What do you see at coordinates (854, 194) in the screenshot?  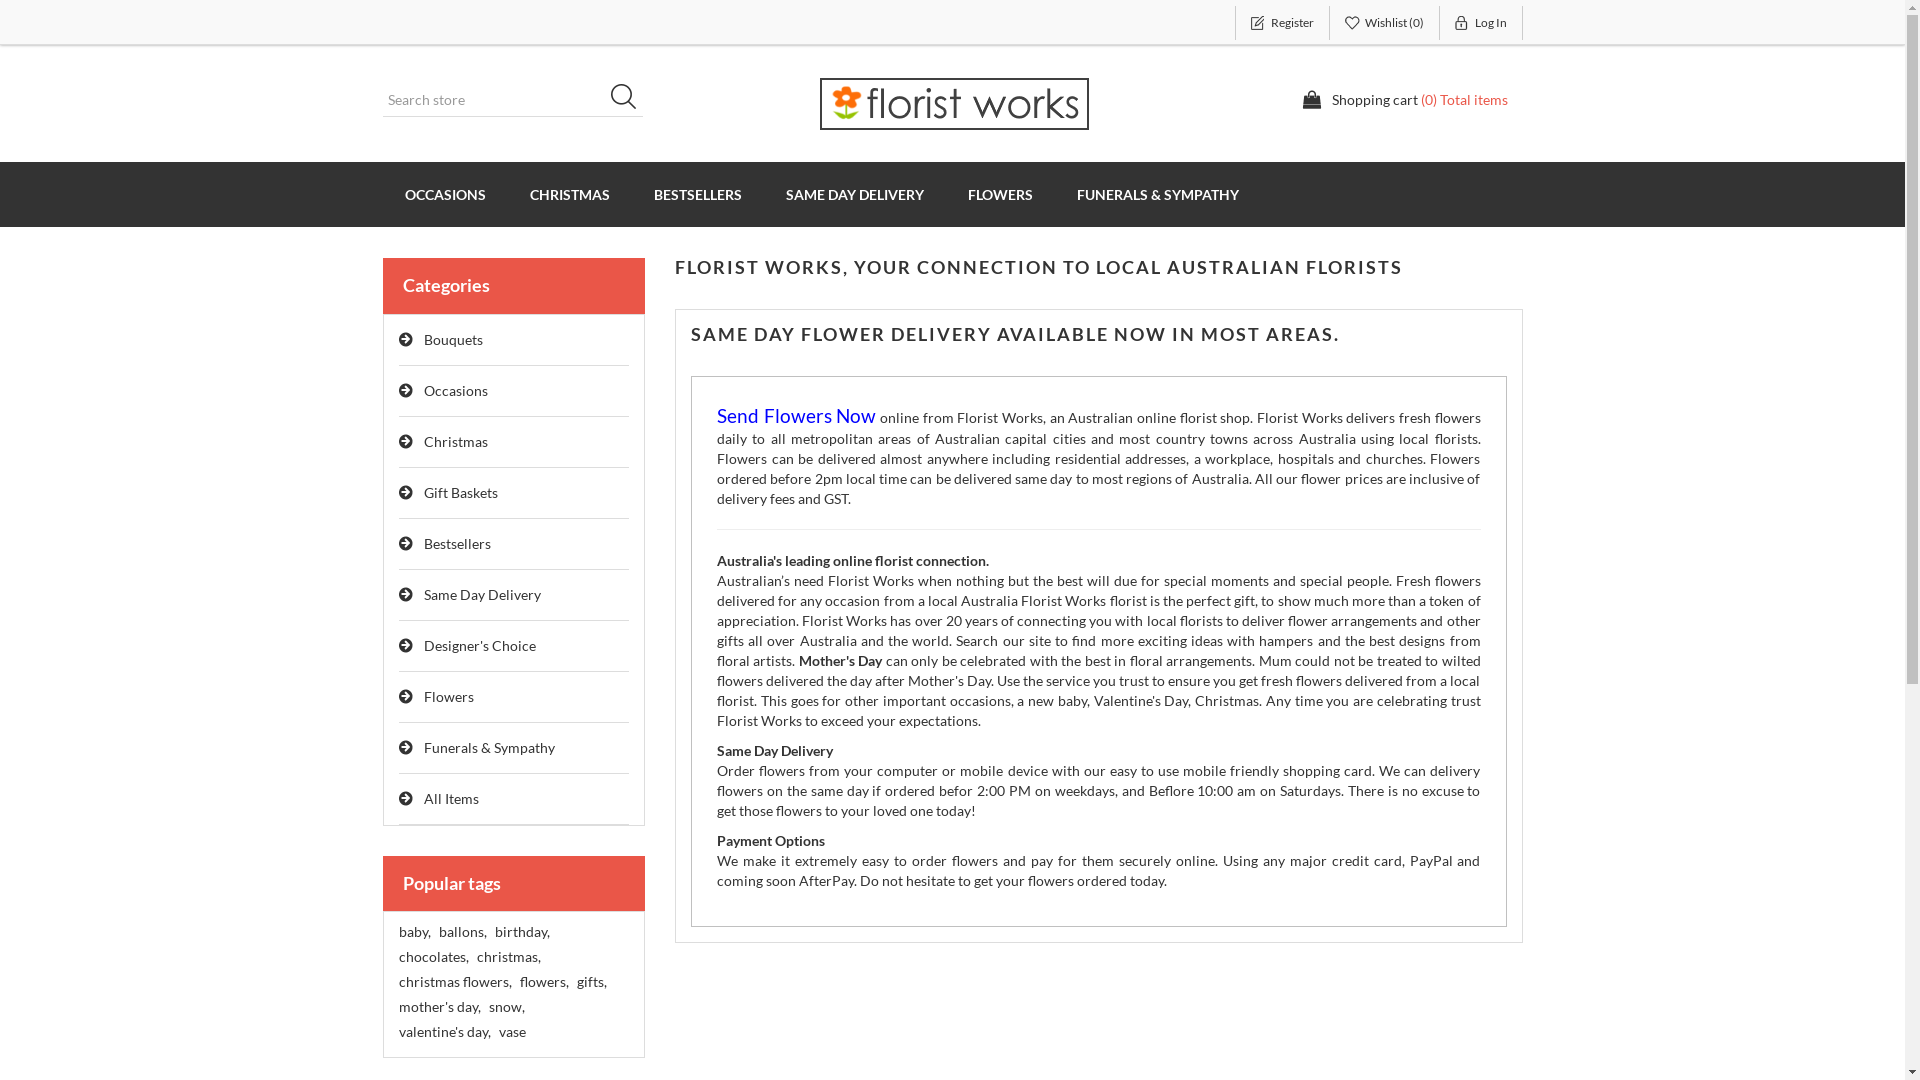 I see `'SAME DAY DELIVERY'` at bounding box center [854, 194].